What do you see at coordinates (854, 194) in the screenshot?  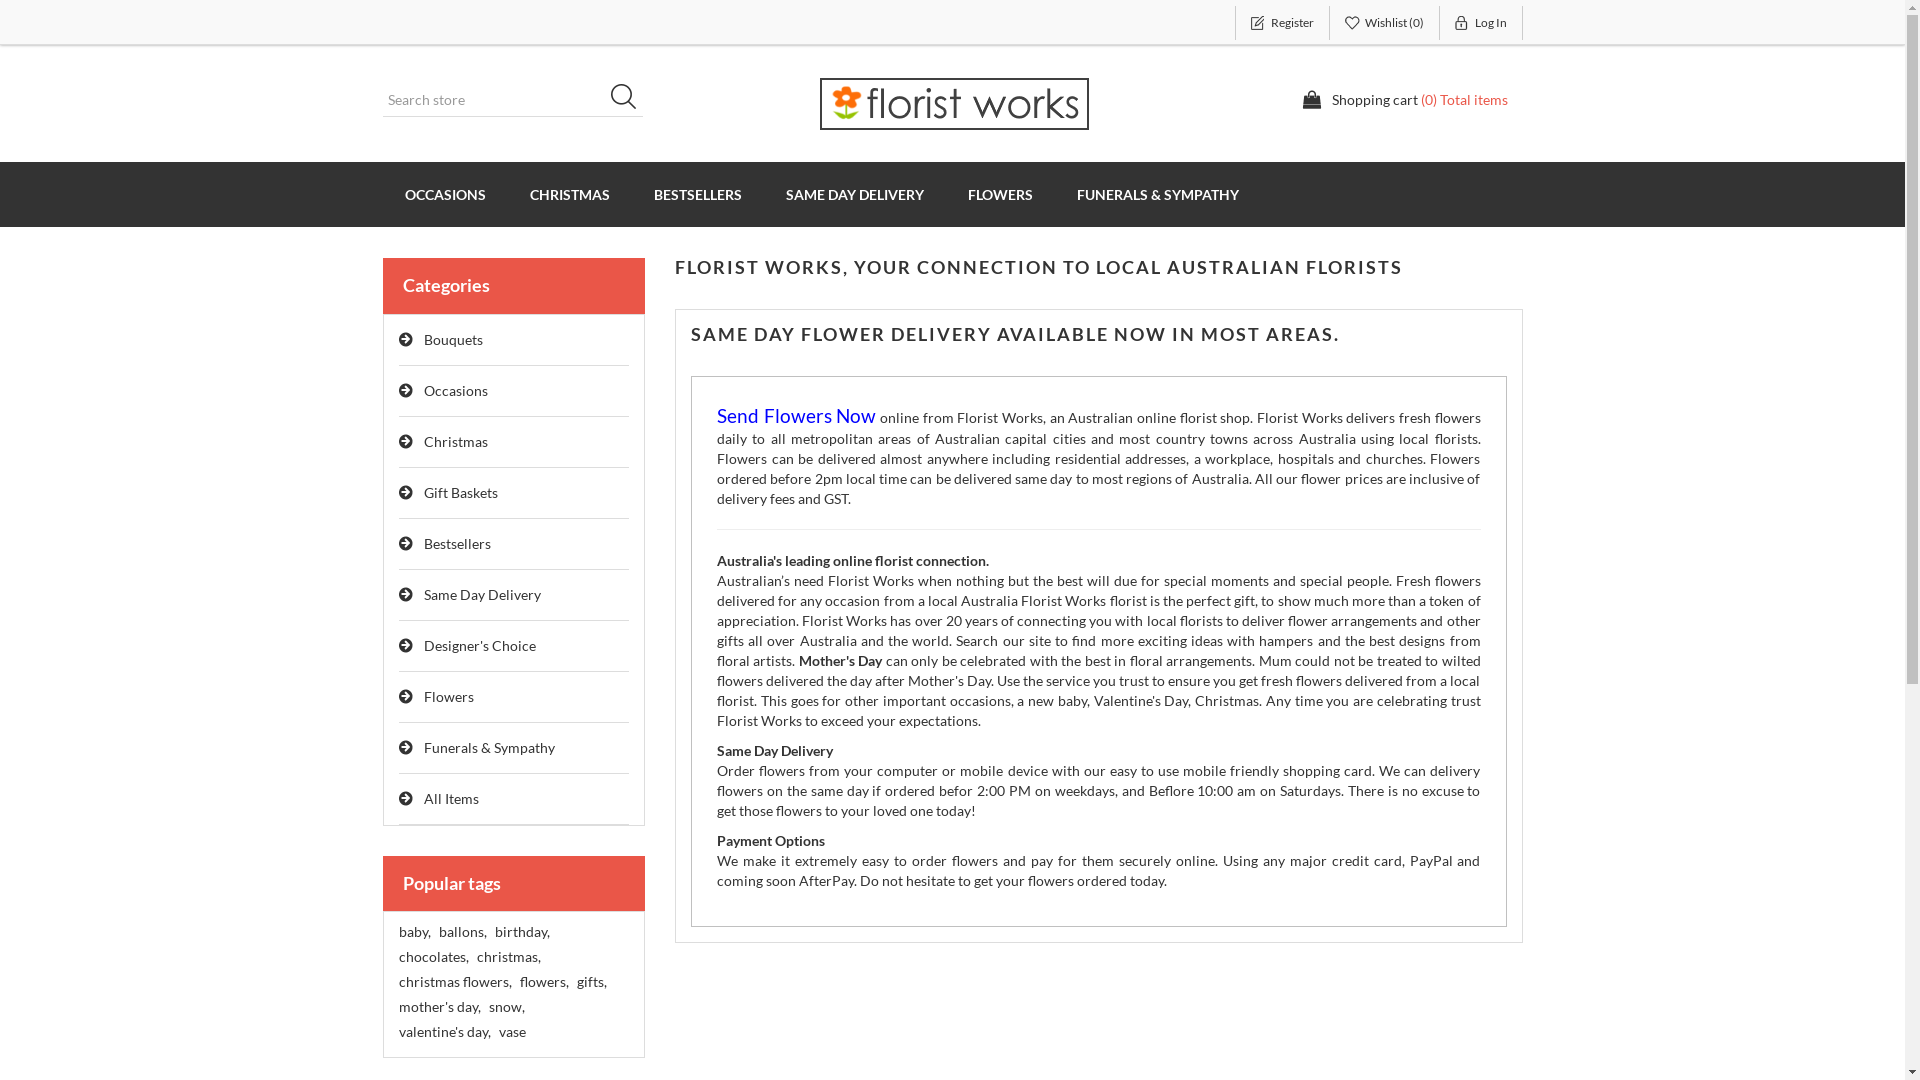 I see `'SAME DAY DELIVERY'` at bounding box center [854, 194].